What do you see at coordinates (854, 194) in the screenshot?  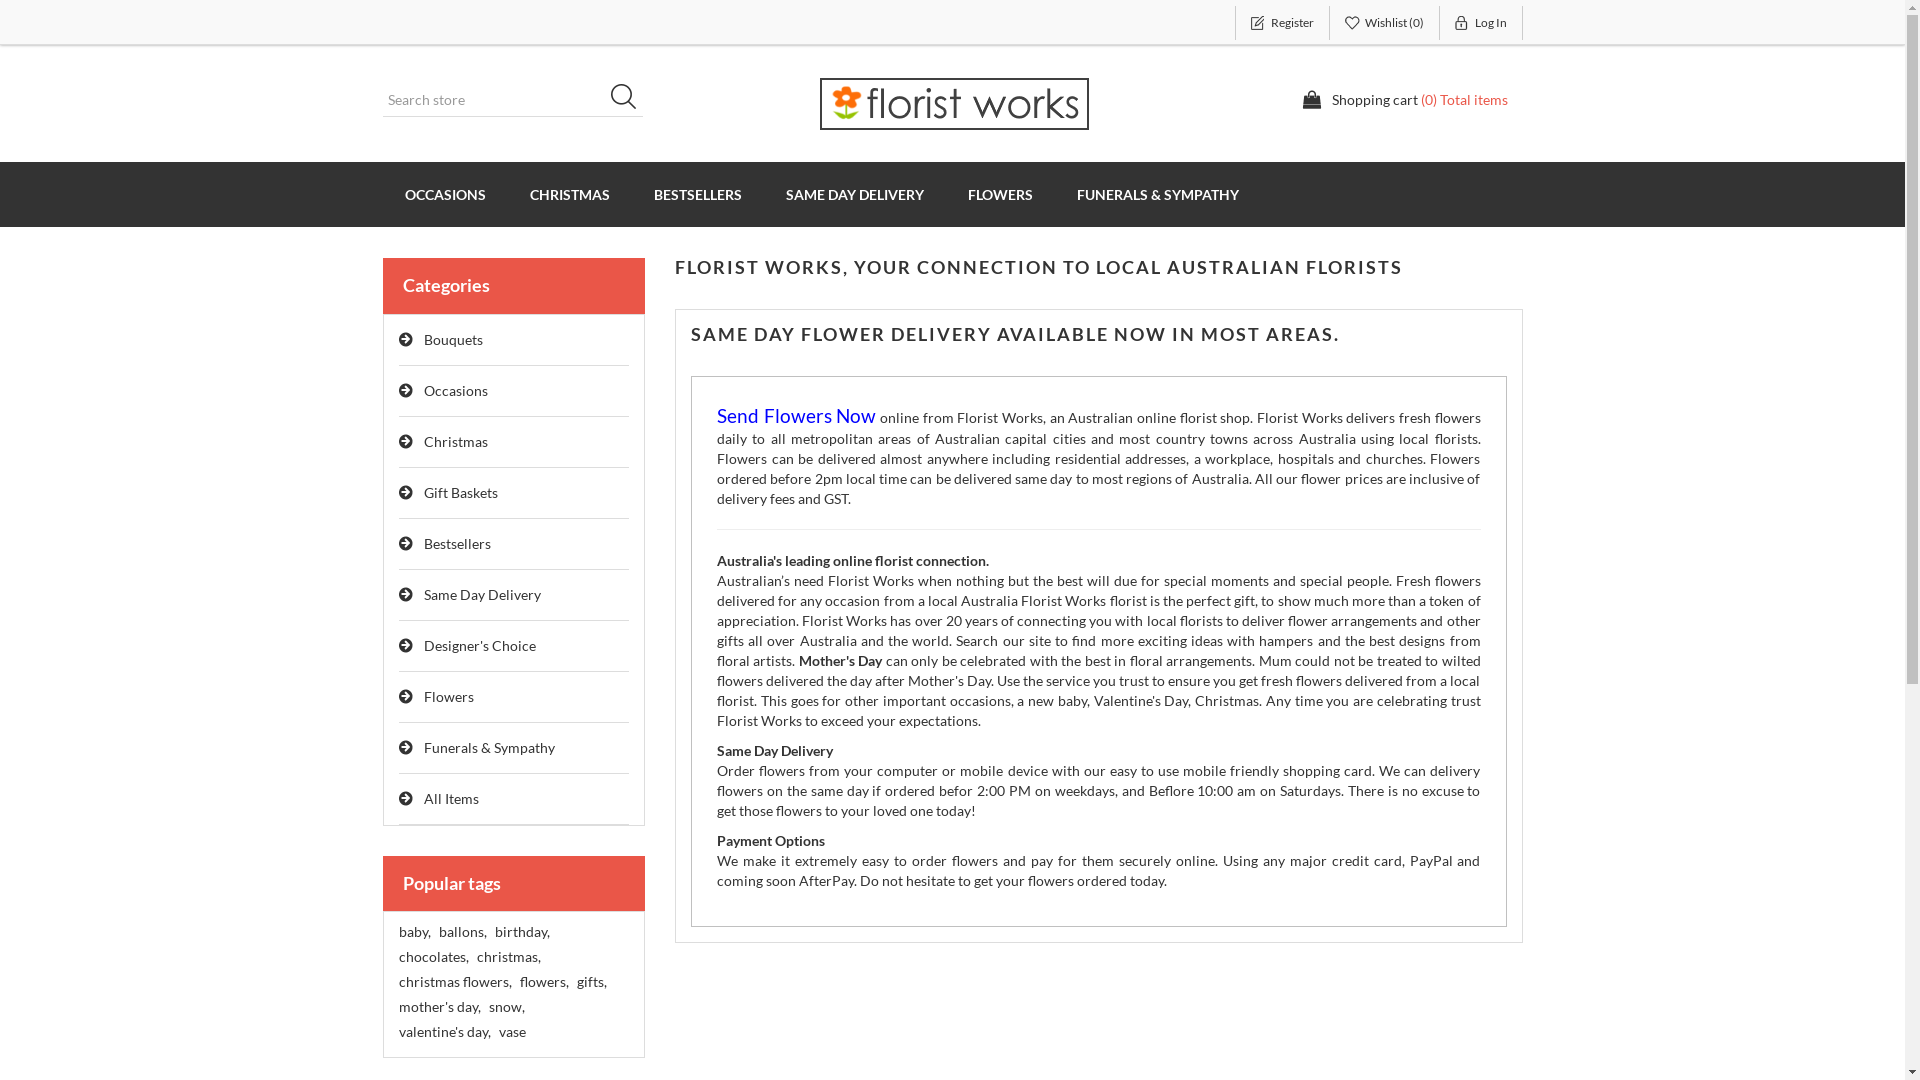 I see `'SAME DAY DELIVERY'` at bounding box center [854, 194].